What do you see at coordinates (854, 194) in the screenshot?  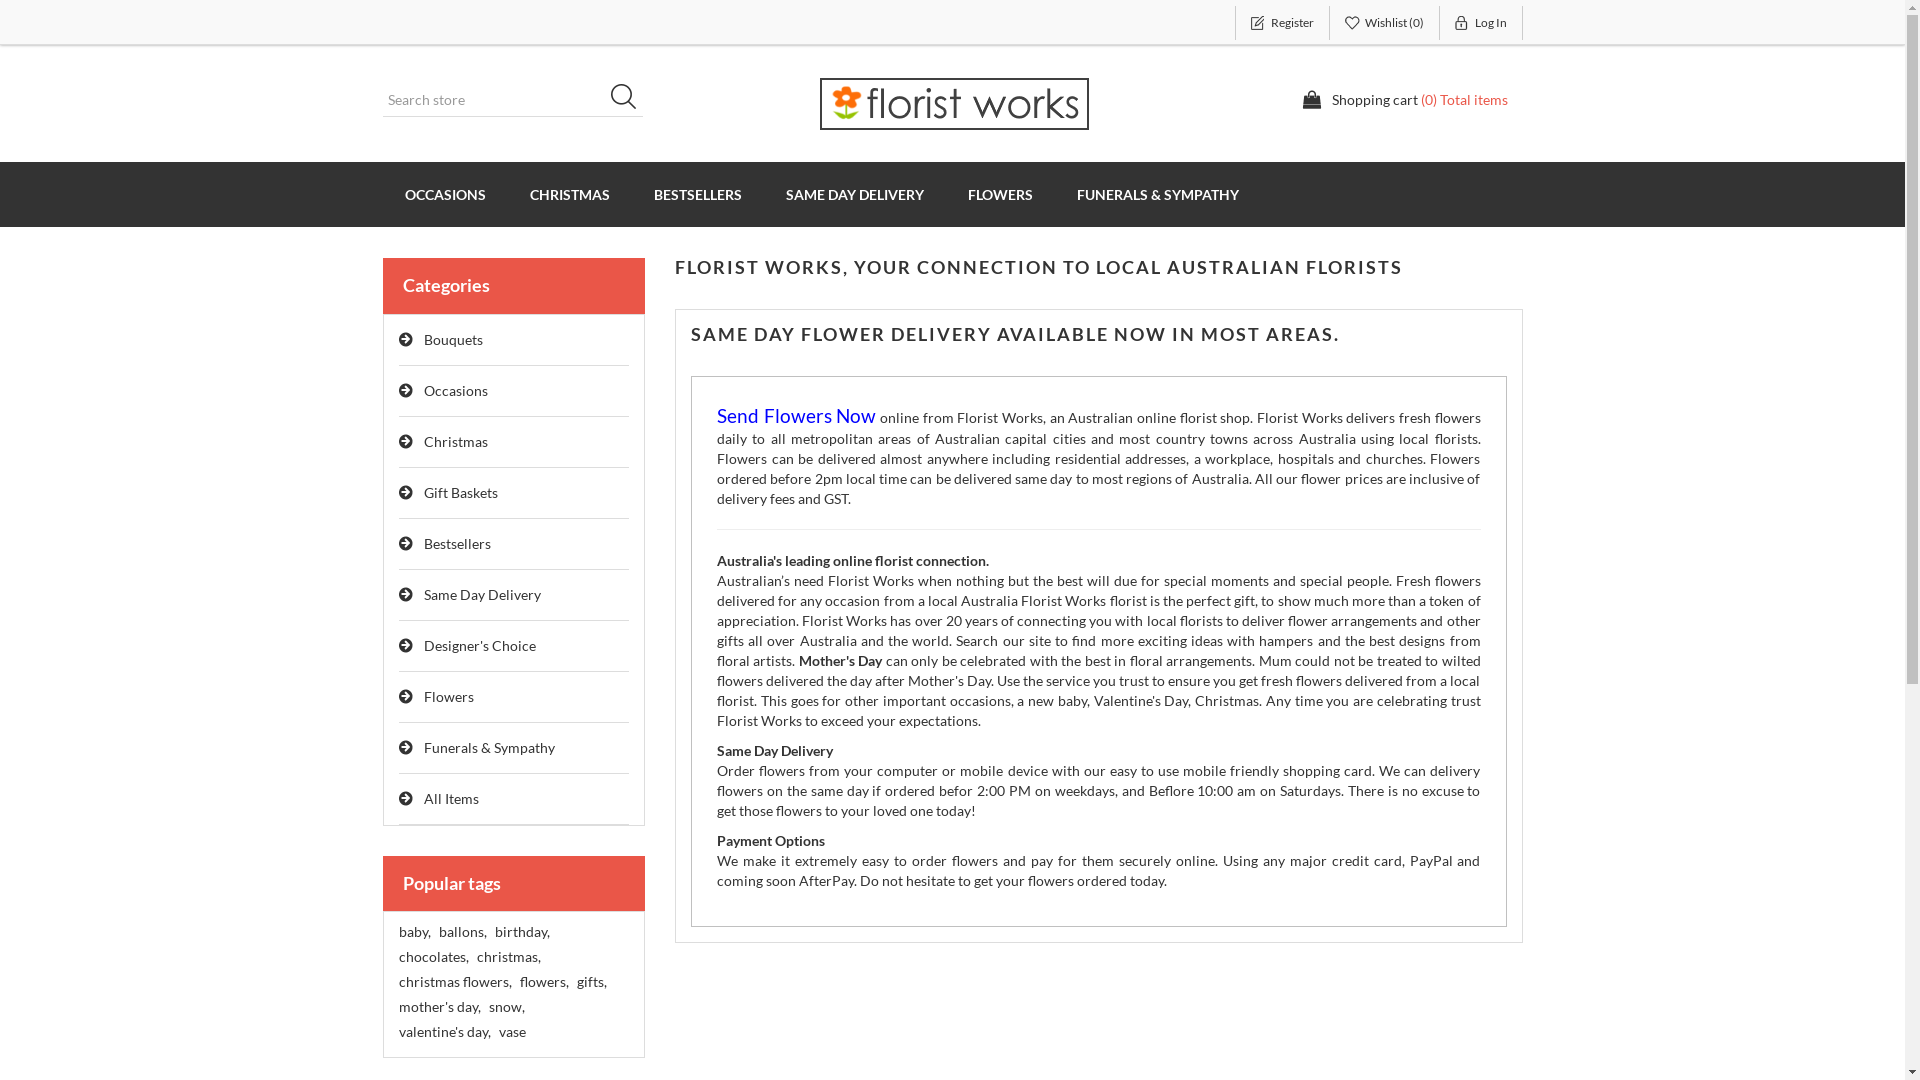 I see `'SAME DAY DELIVERY'` at bounding box center [854, 194].